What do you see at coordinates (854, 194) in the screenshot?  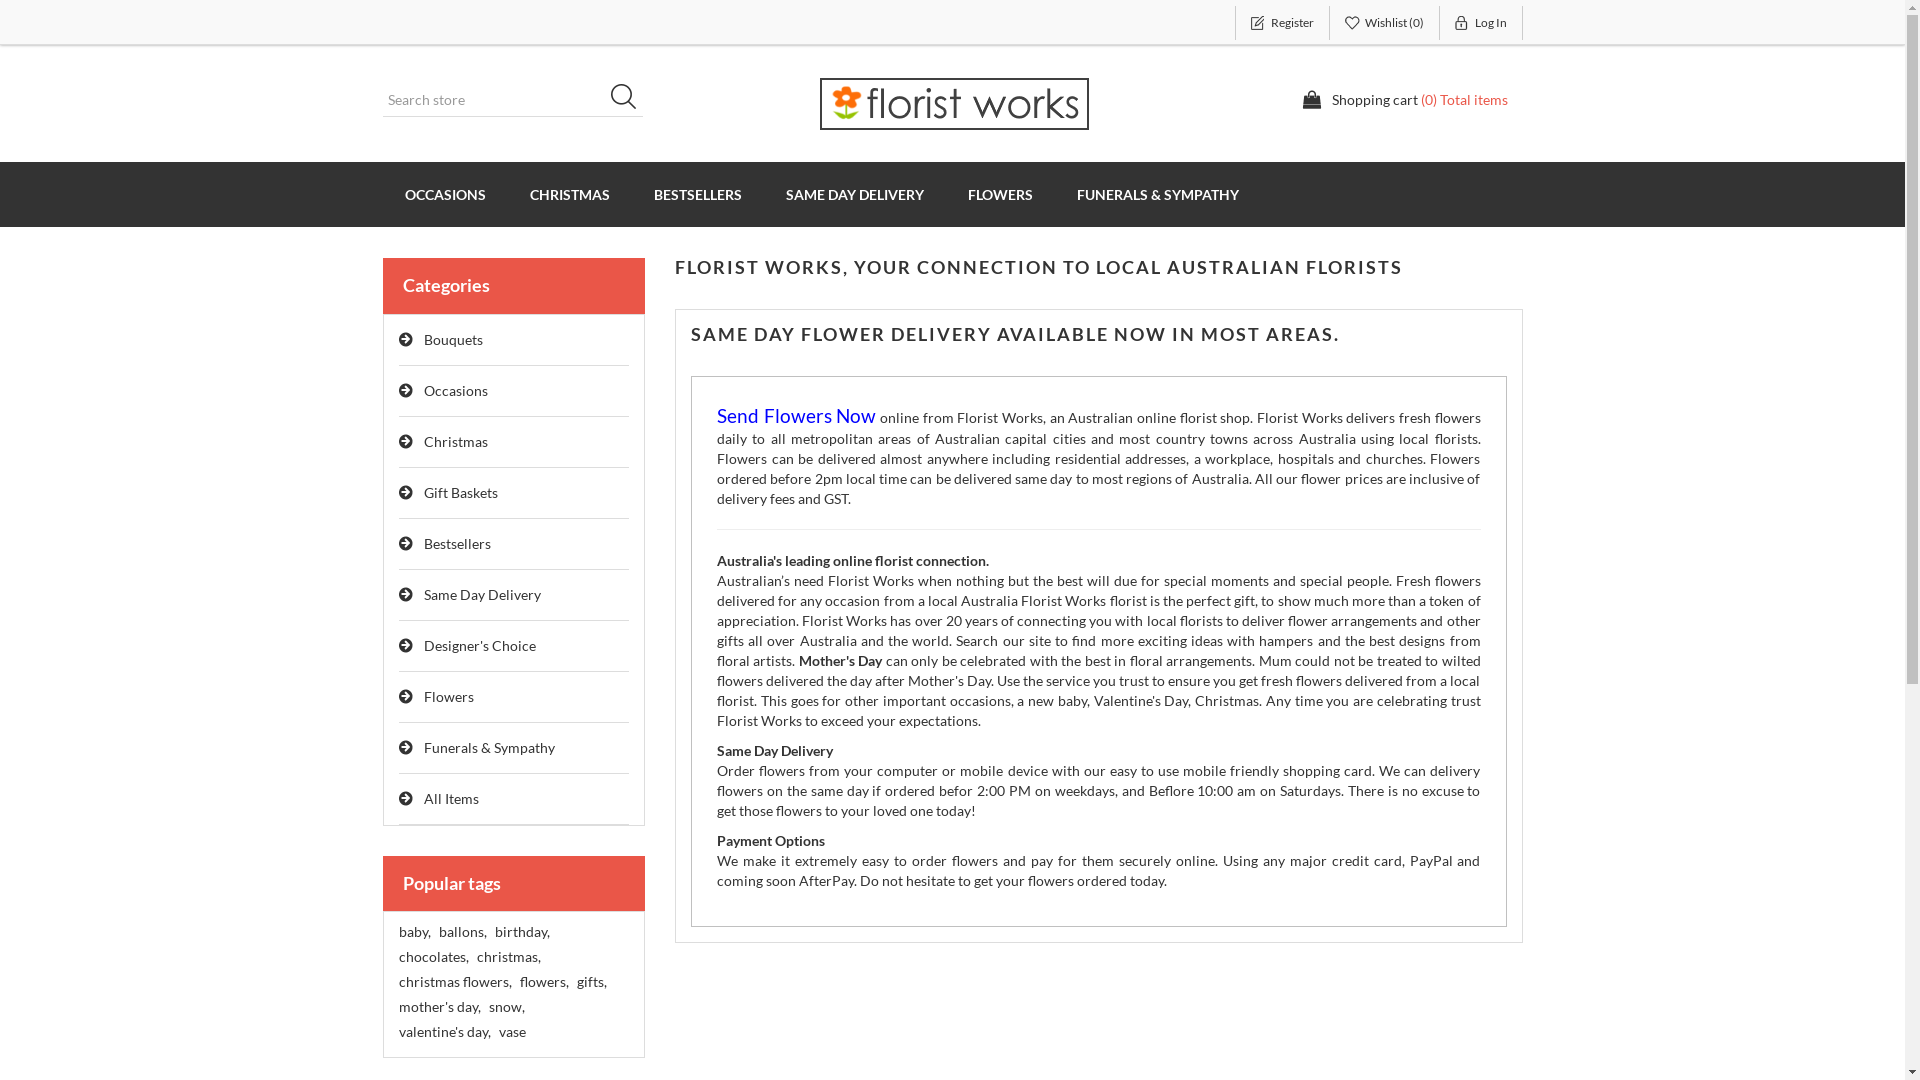 I see `'SAME DAY DELIVERY'` at bounding box center [854, 194].